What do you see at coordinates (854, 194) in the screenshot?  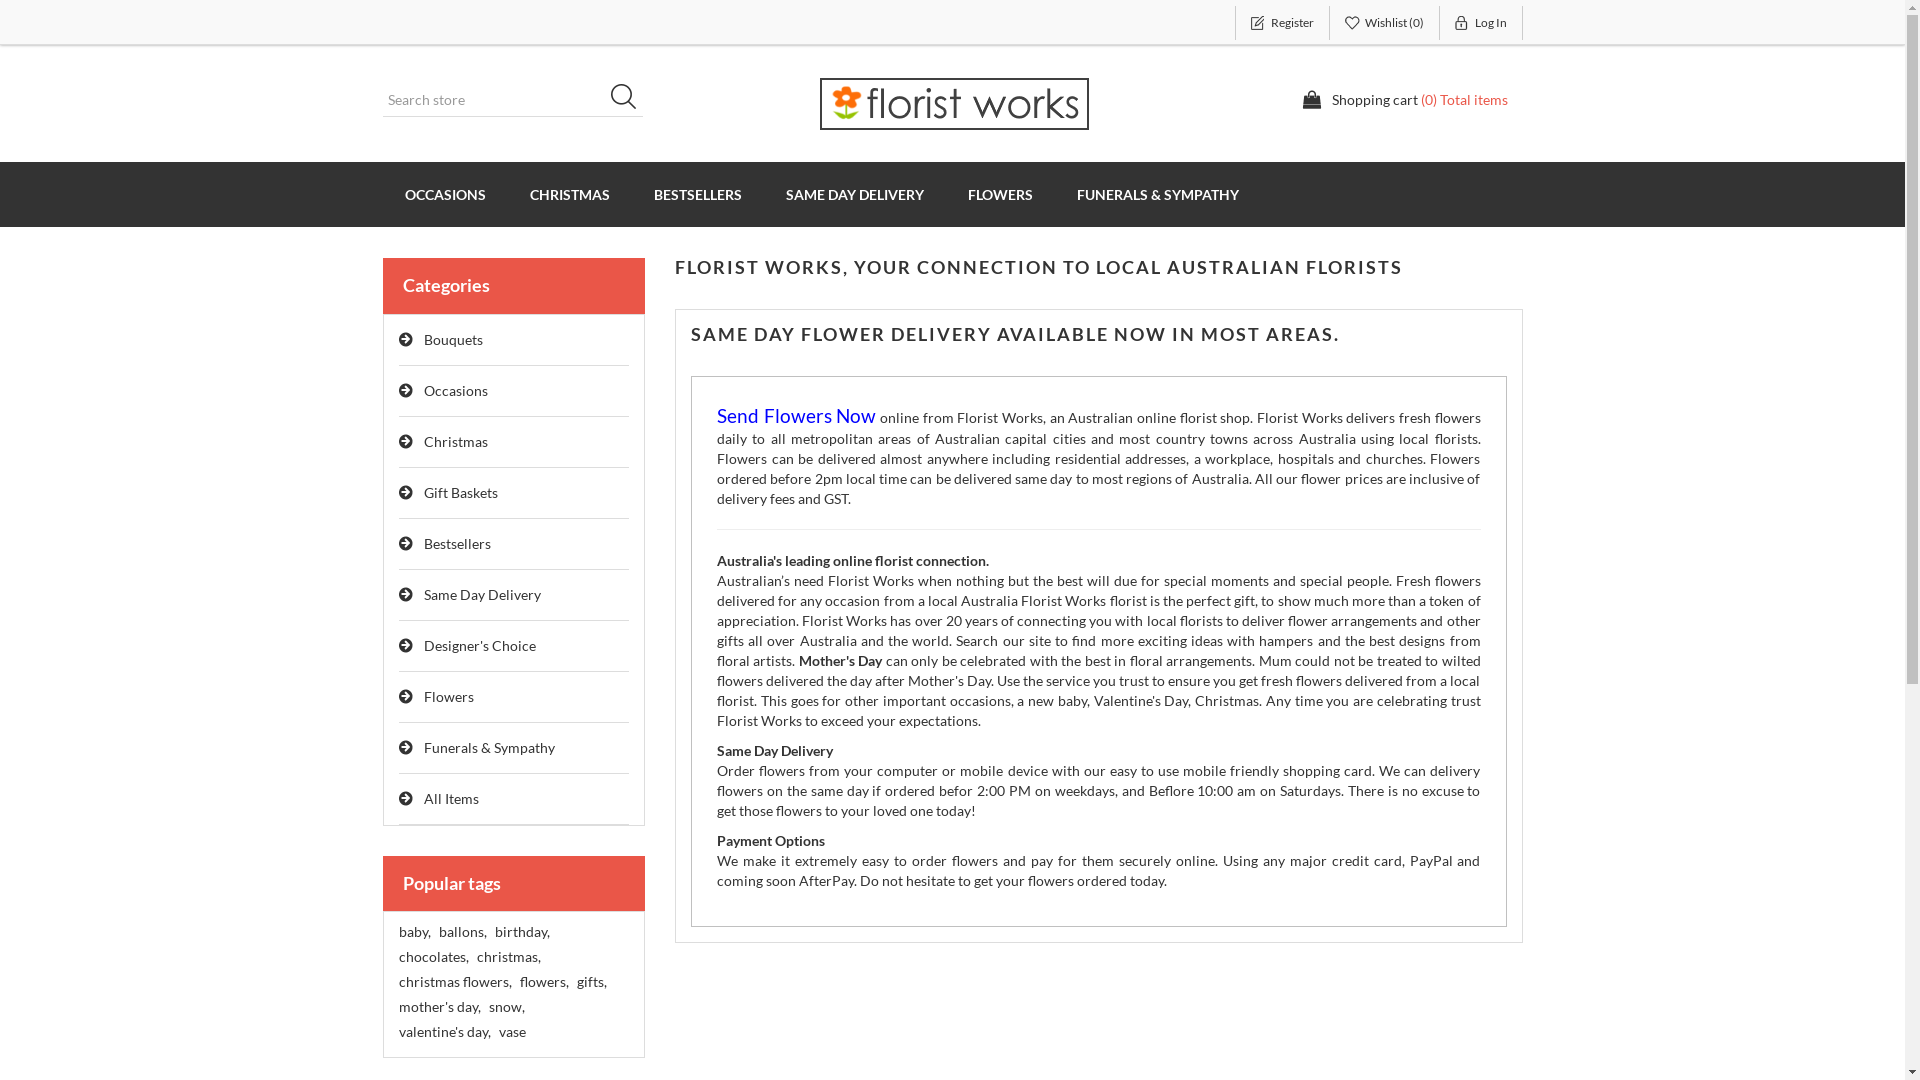 I see `'SAME DAY DELIVERY'` at bounding box center [854, 194].